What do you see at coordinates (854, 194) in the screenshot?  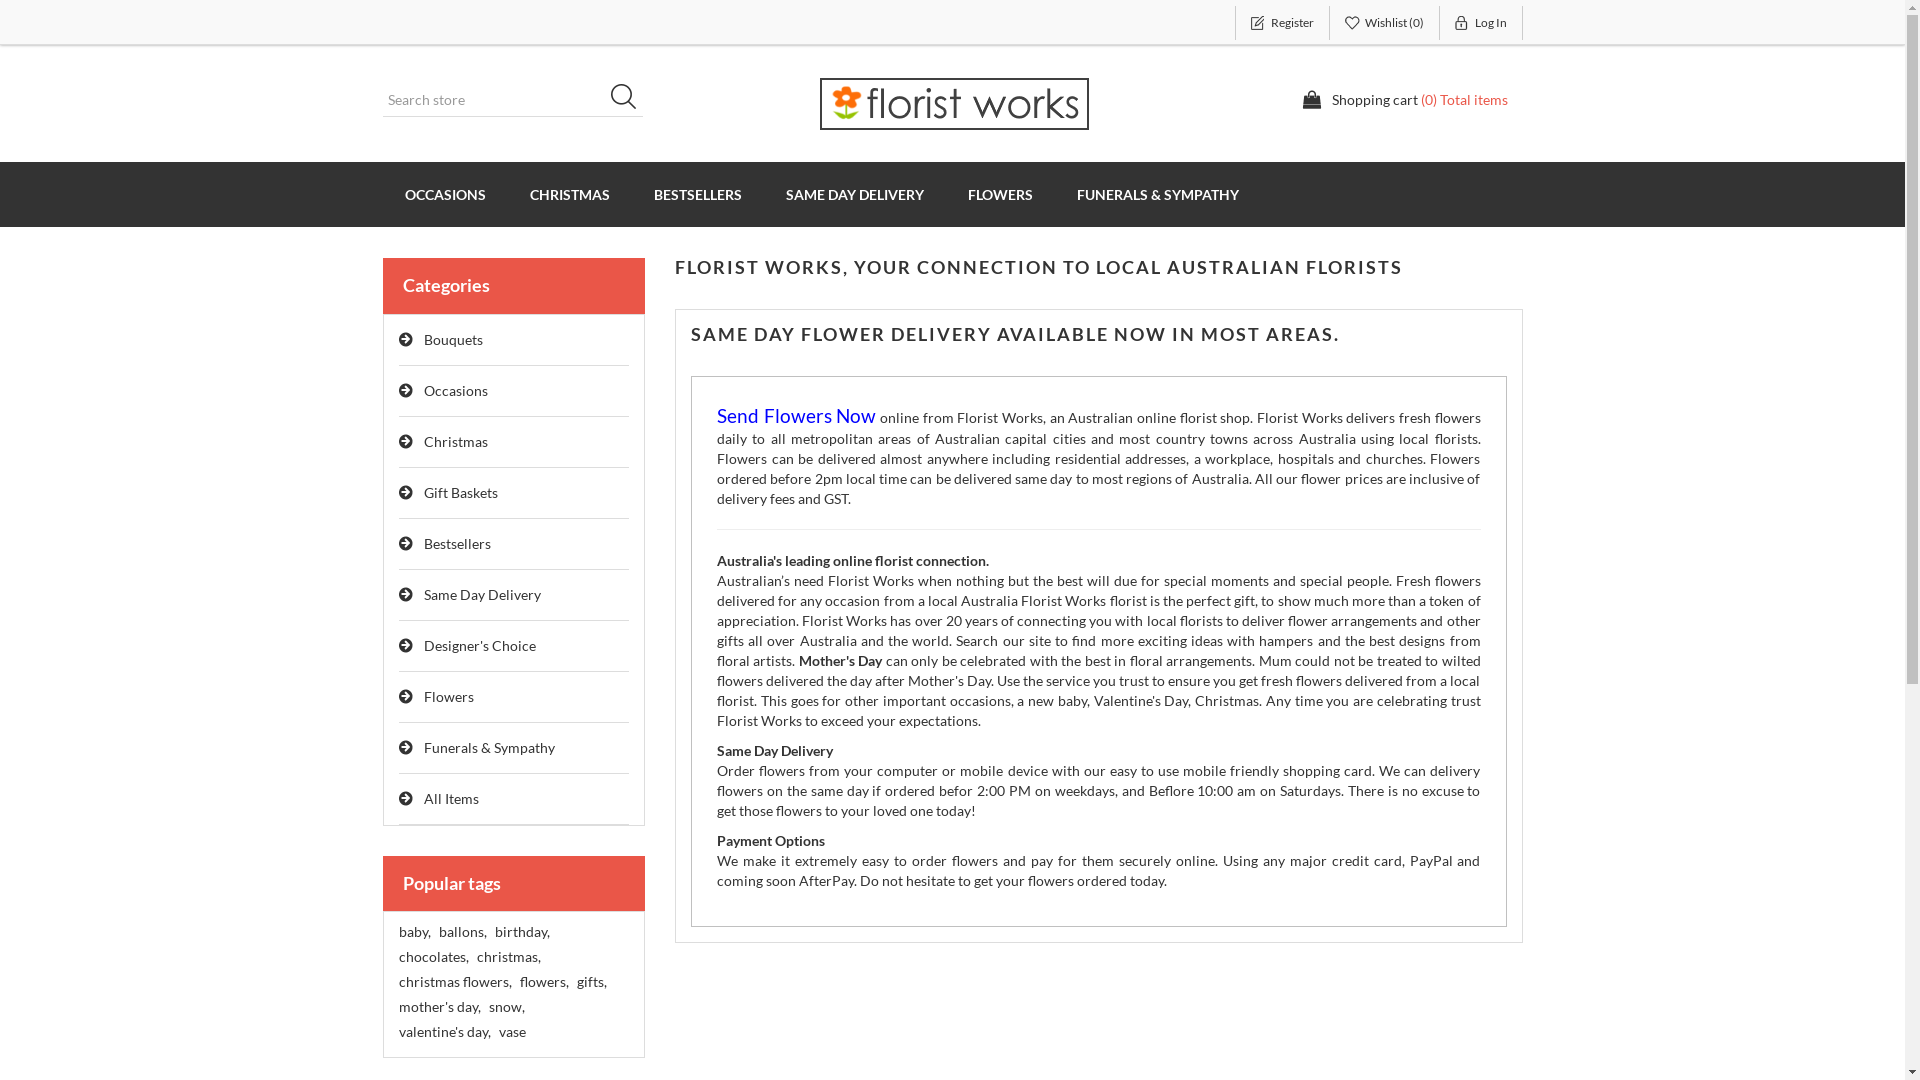 I see `'SAME DAY DELIVERY'` at bounding box center [854, 194].